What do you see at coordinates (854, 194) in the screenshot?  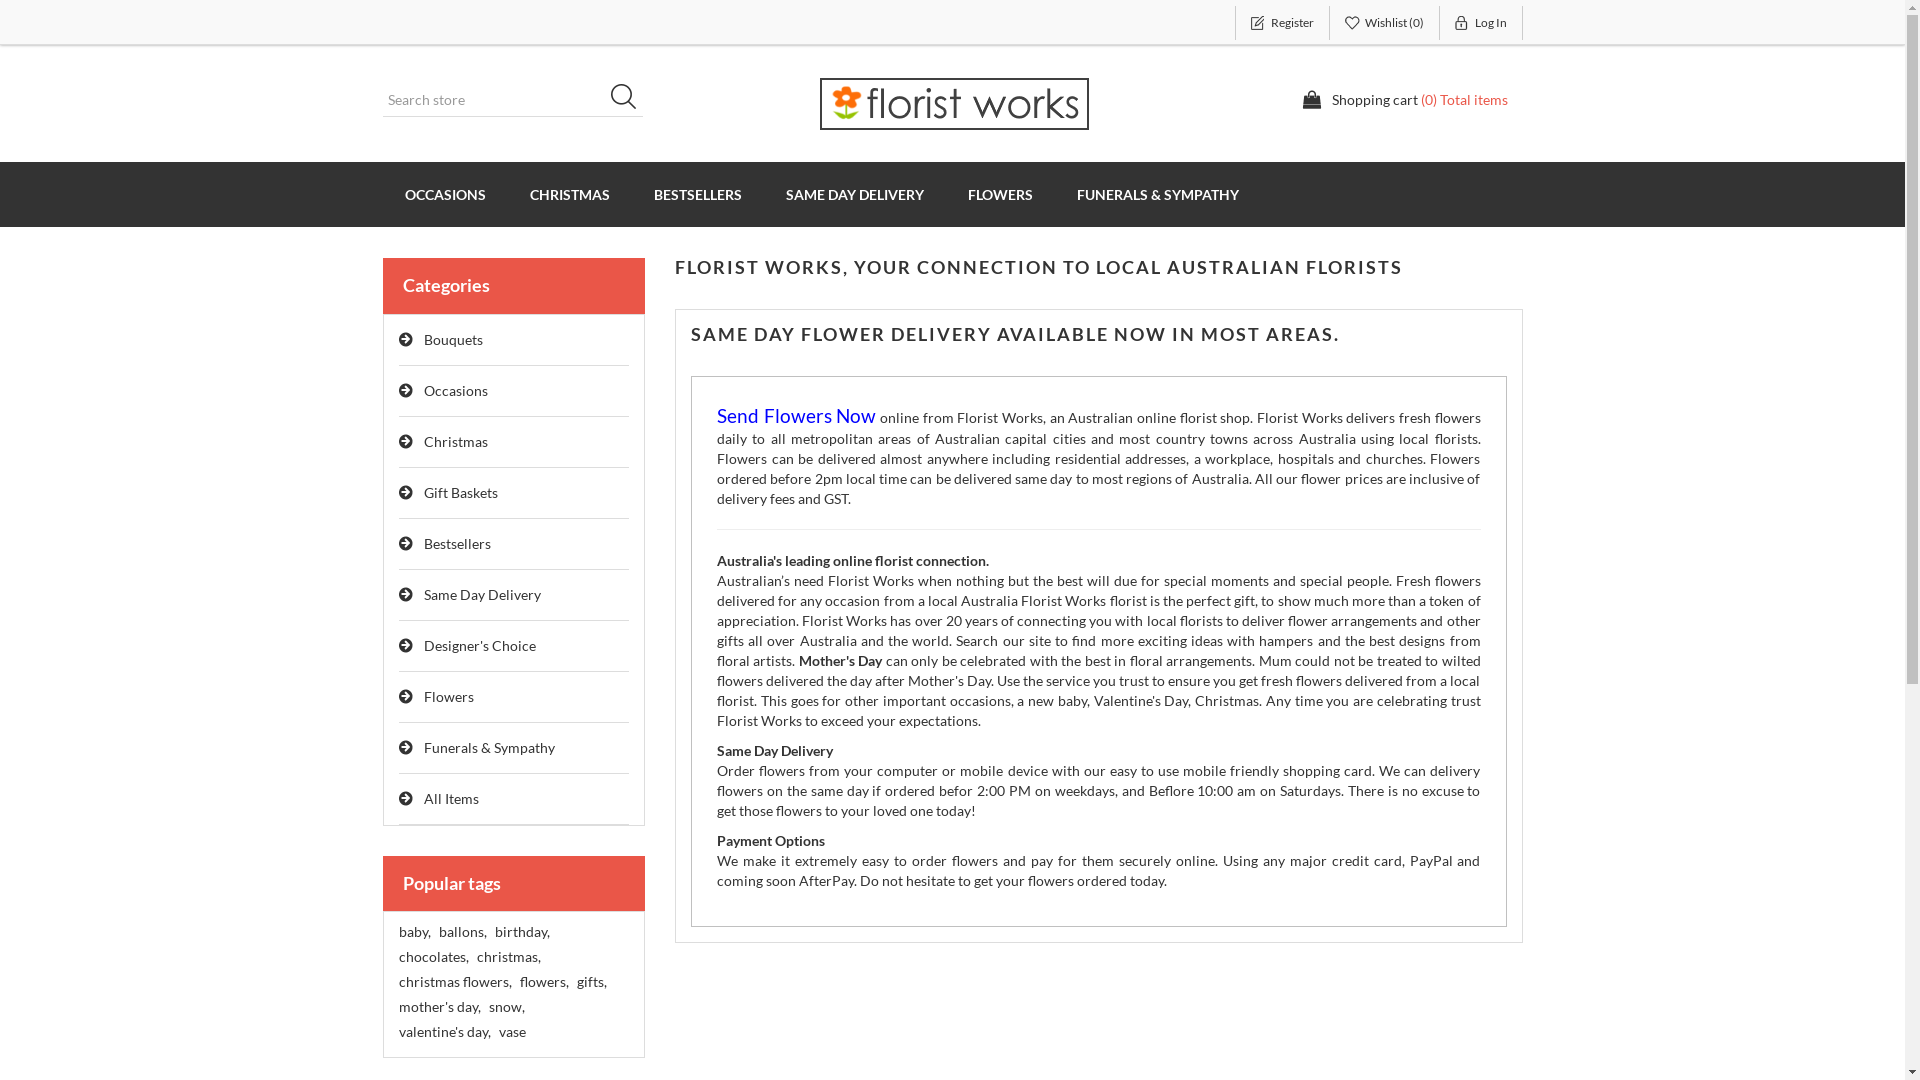 I see `'SAME DAY DELIVERY'` at bounding box center [854, 194].